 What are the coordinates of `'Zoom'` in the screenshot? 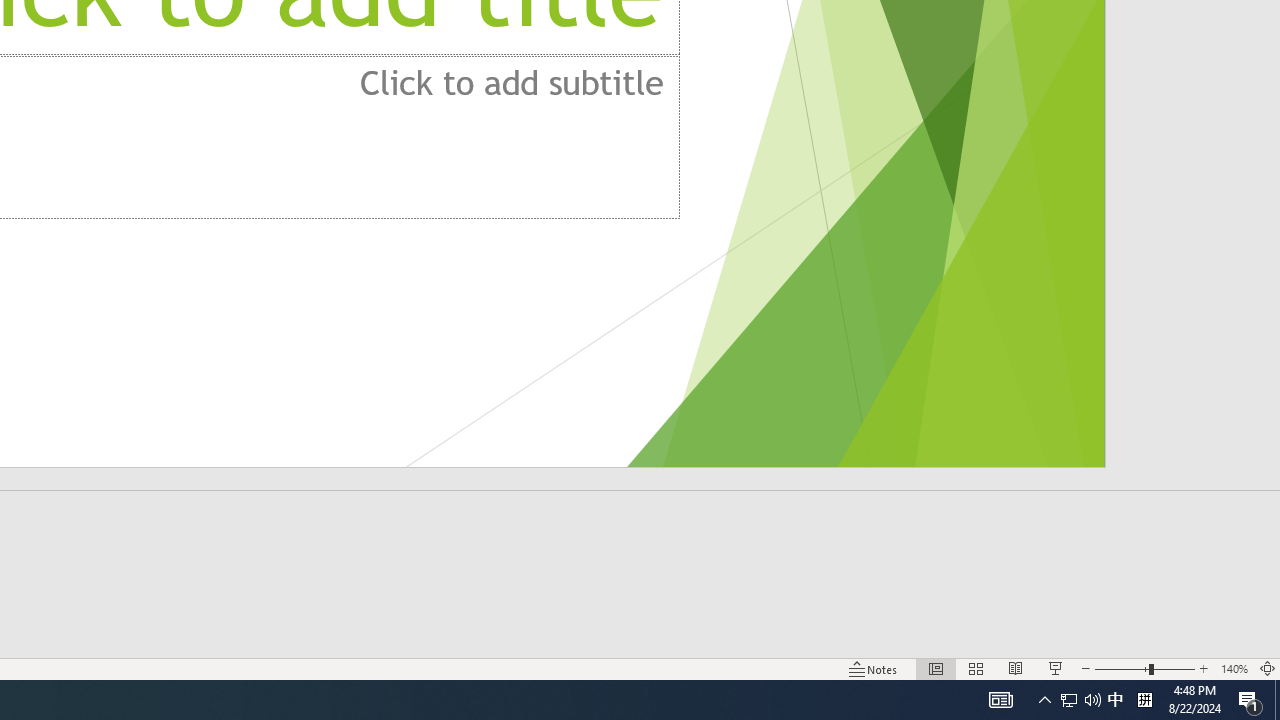 It's located at (1144, 669).